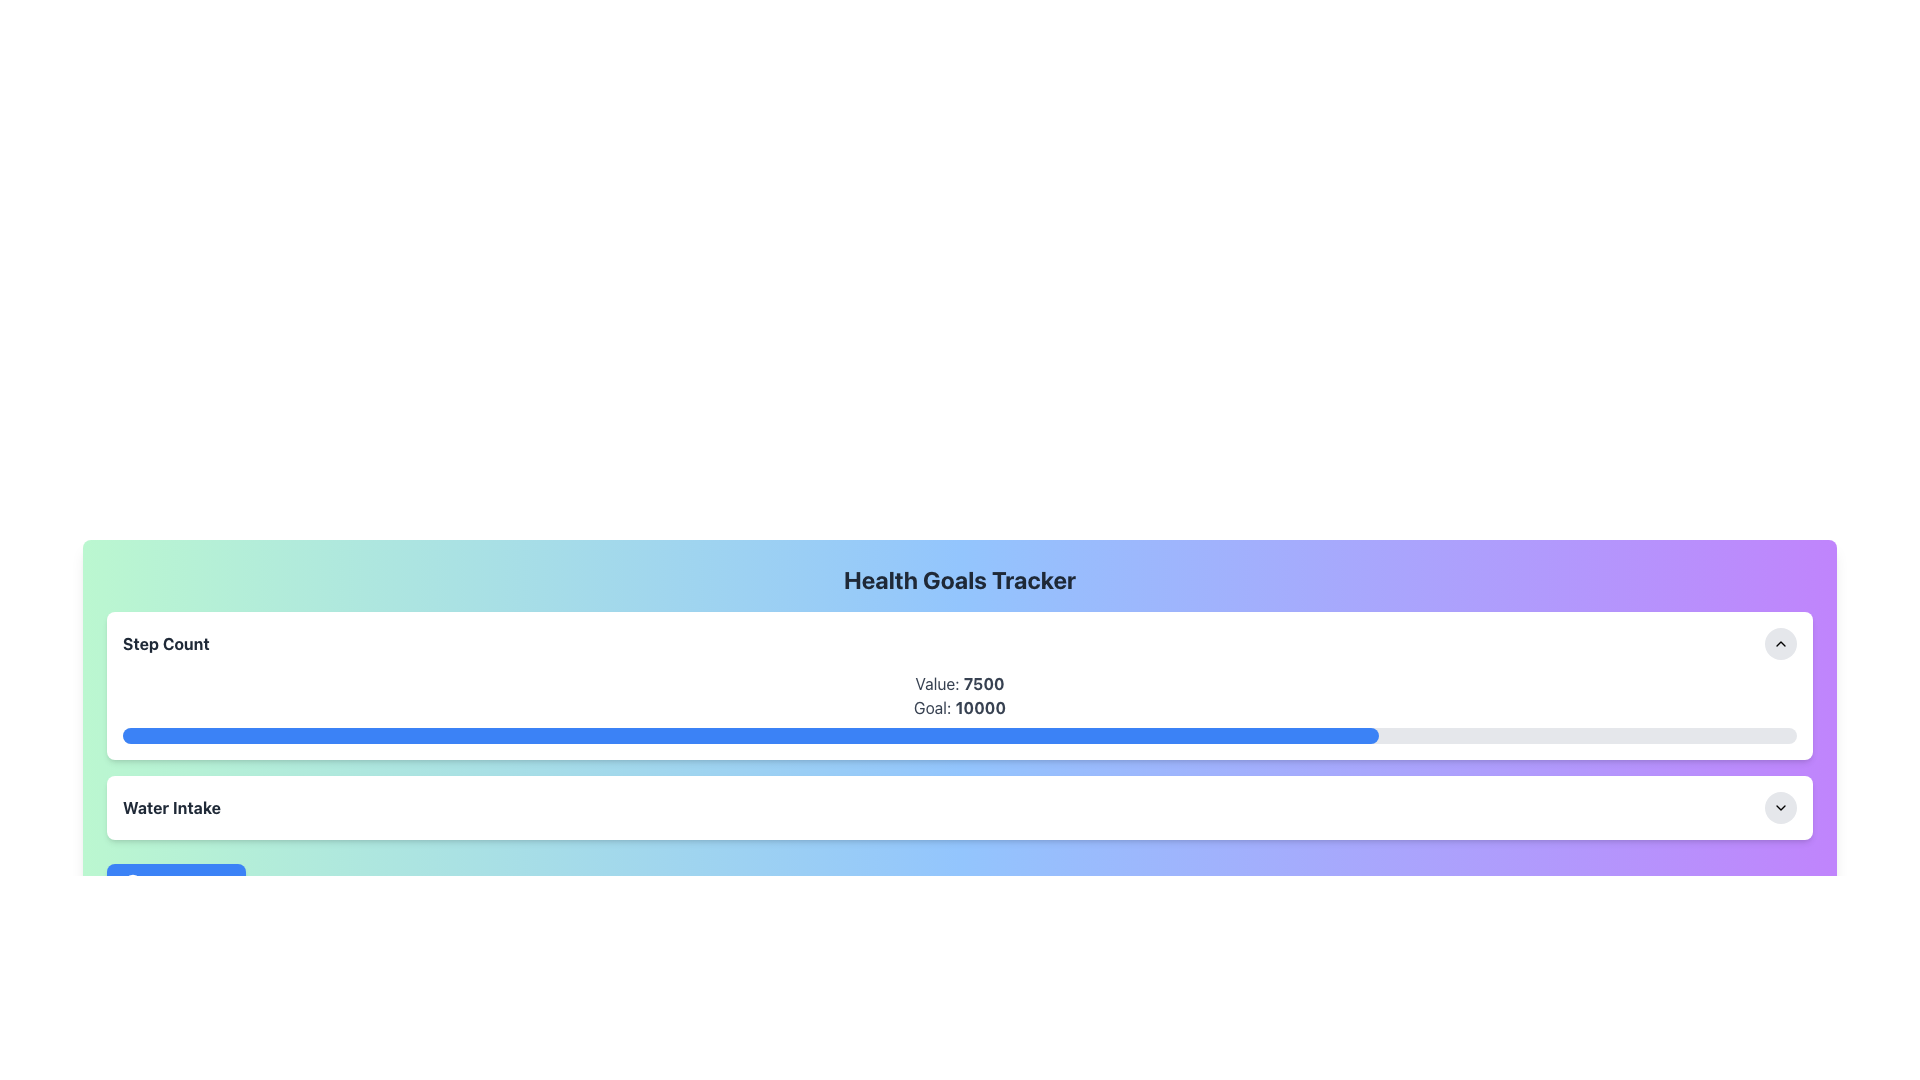 The width and height of the screenshot is (1920, 1080). I want to click on static text element displaying the value '7500' located beneath the heading 'Health Goals Tracker' and aligned with the label 'Value:', so click(984, 682).